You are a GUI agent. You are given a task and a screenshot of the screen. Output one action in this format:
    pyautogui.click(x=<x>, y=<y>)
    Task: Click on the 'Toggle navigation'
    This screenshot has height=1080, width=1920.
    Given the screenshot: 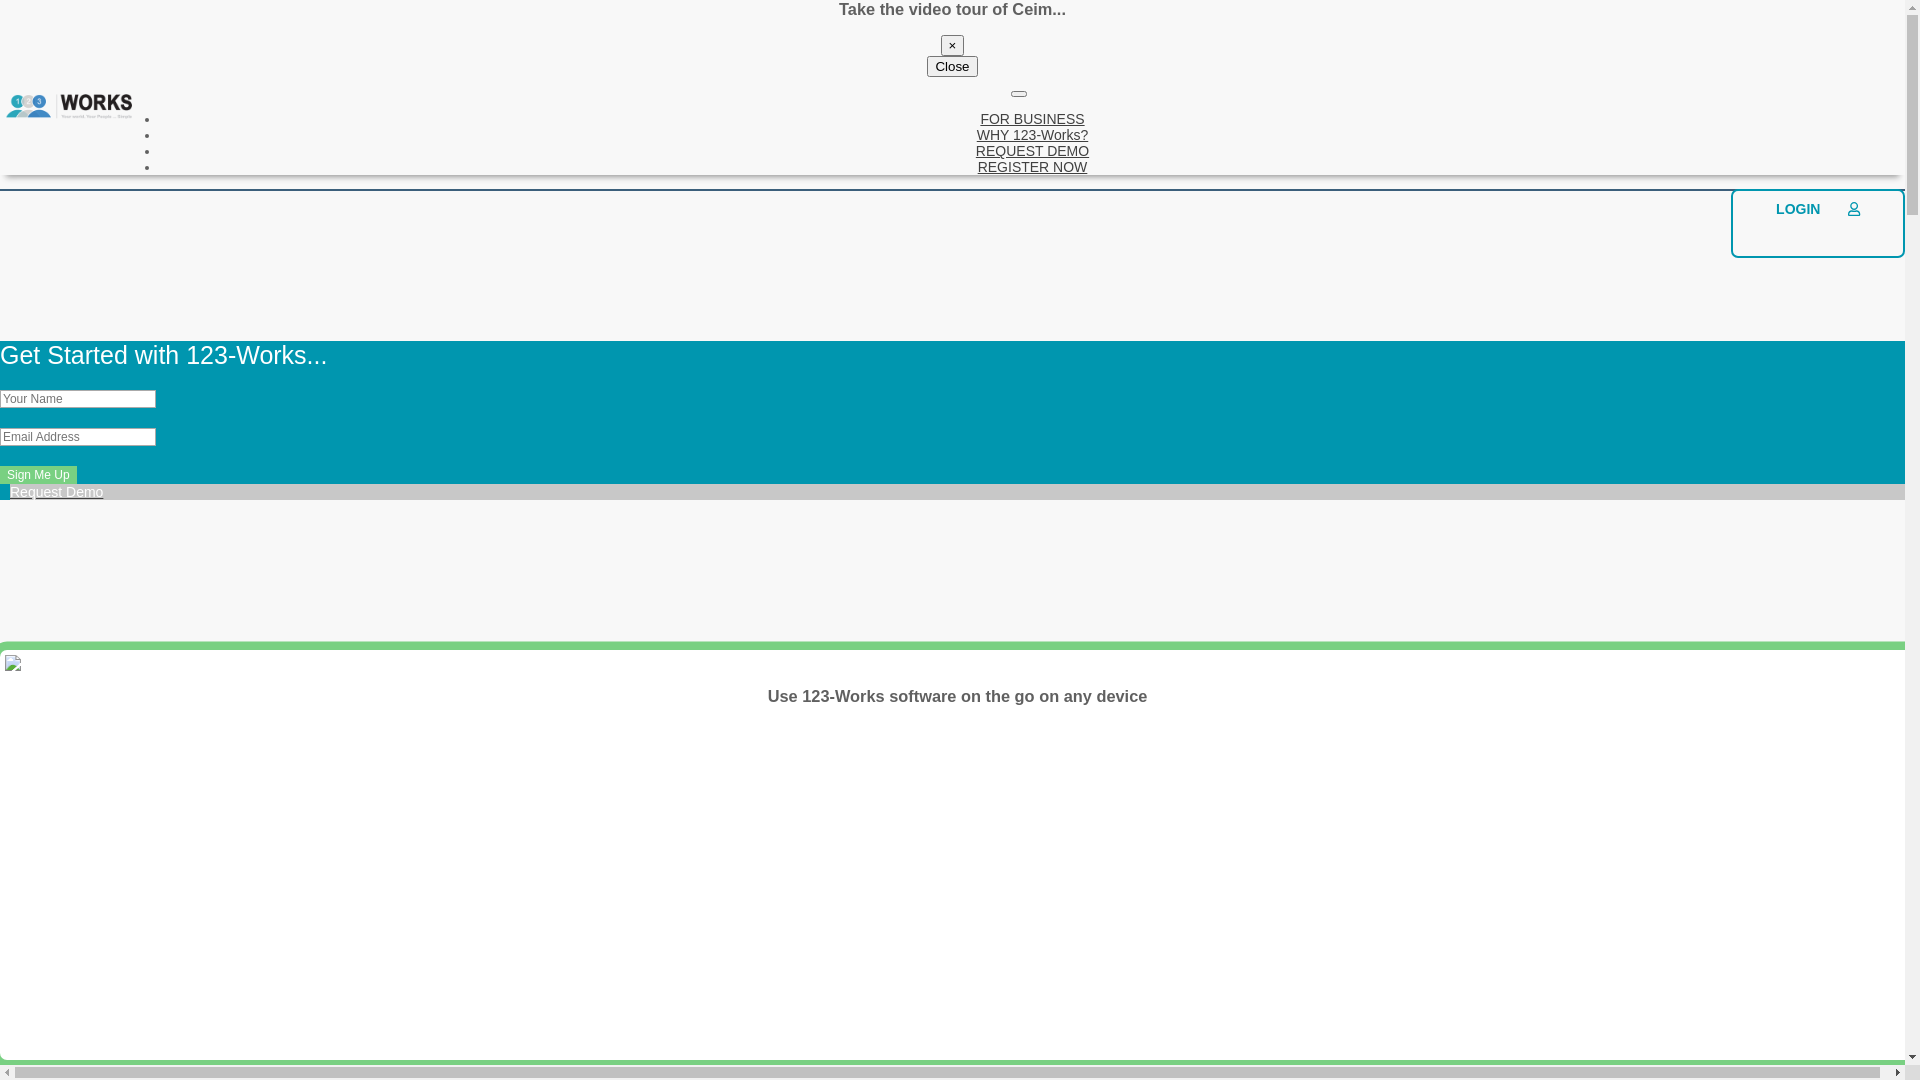 What is the action you would take?
    pyautogui.click(x=1011, y=93)
    